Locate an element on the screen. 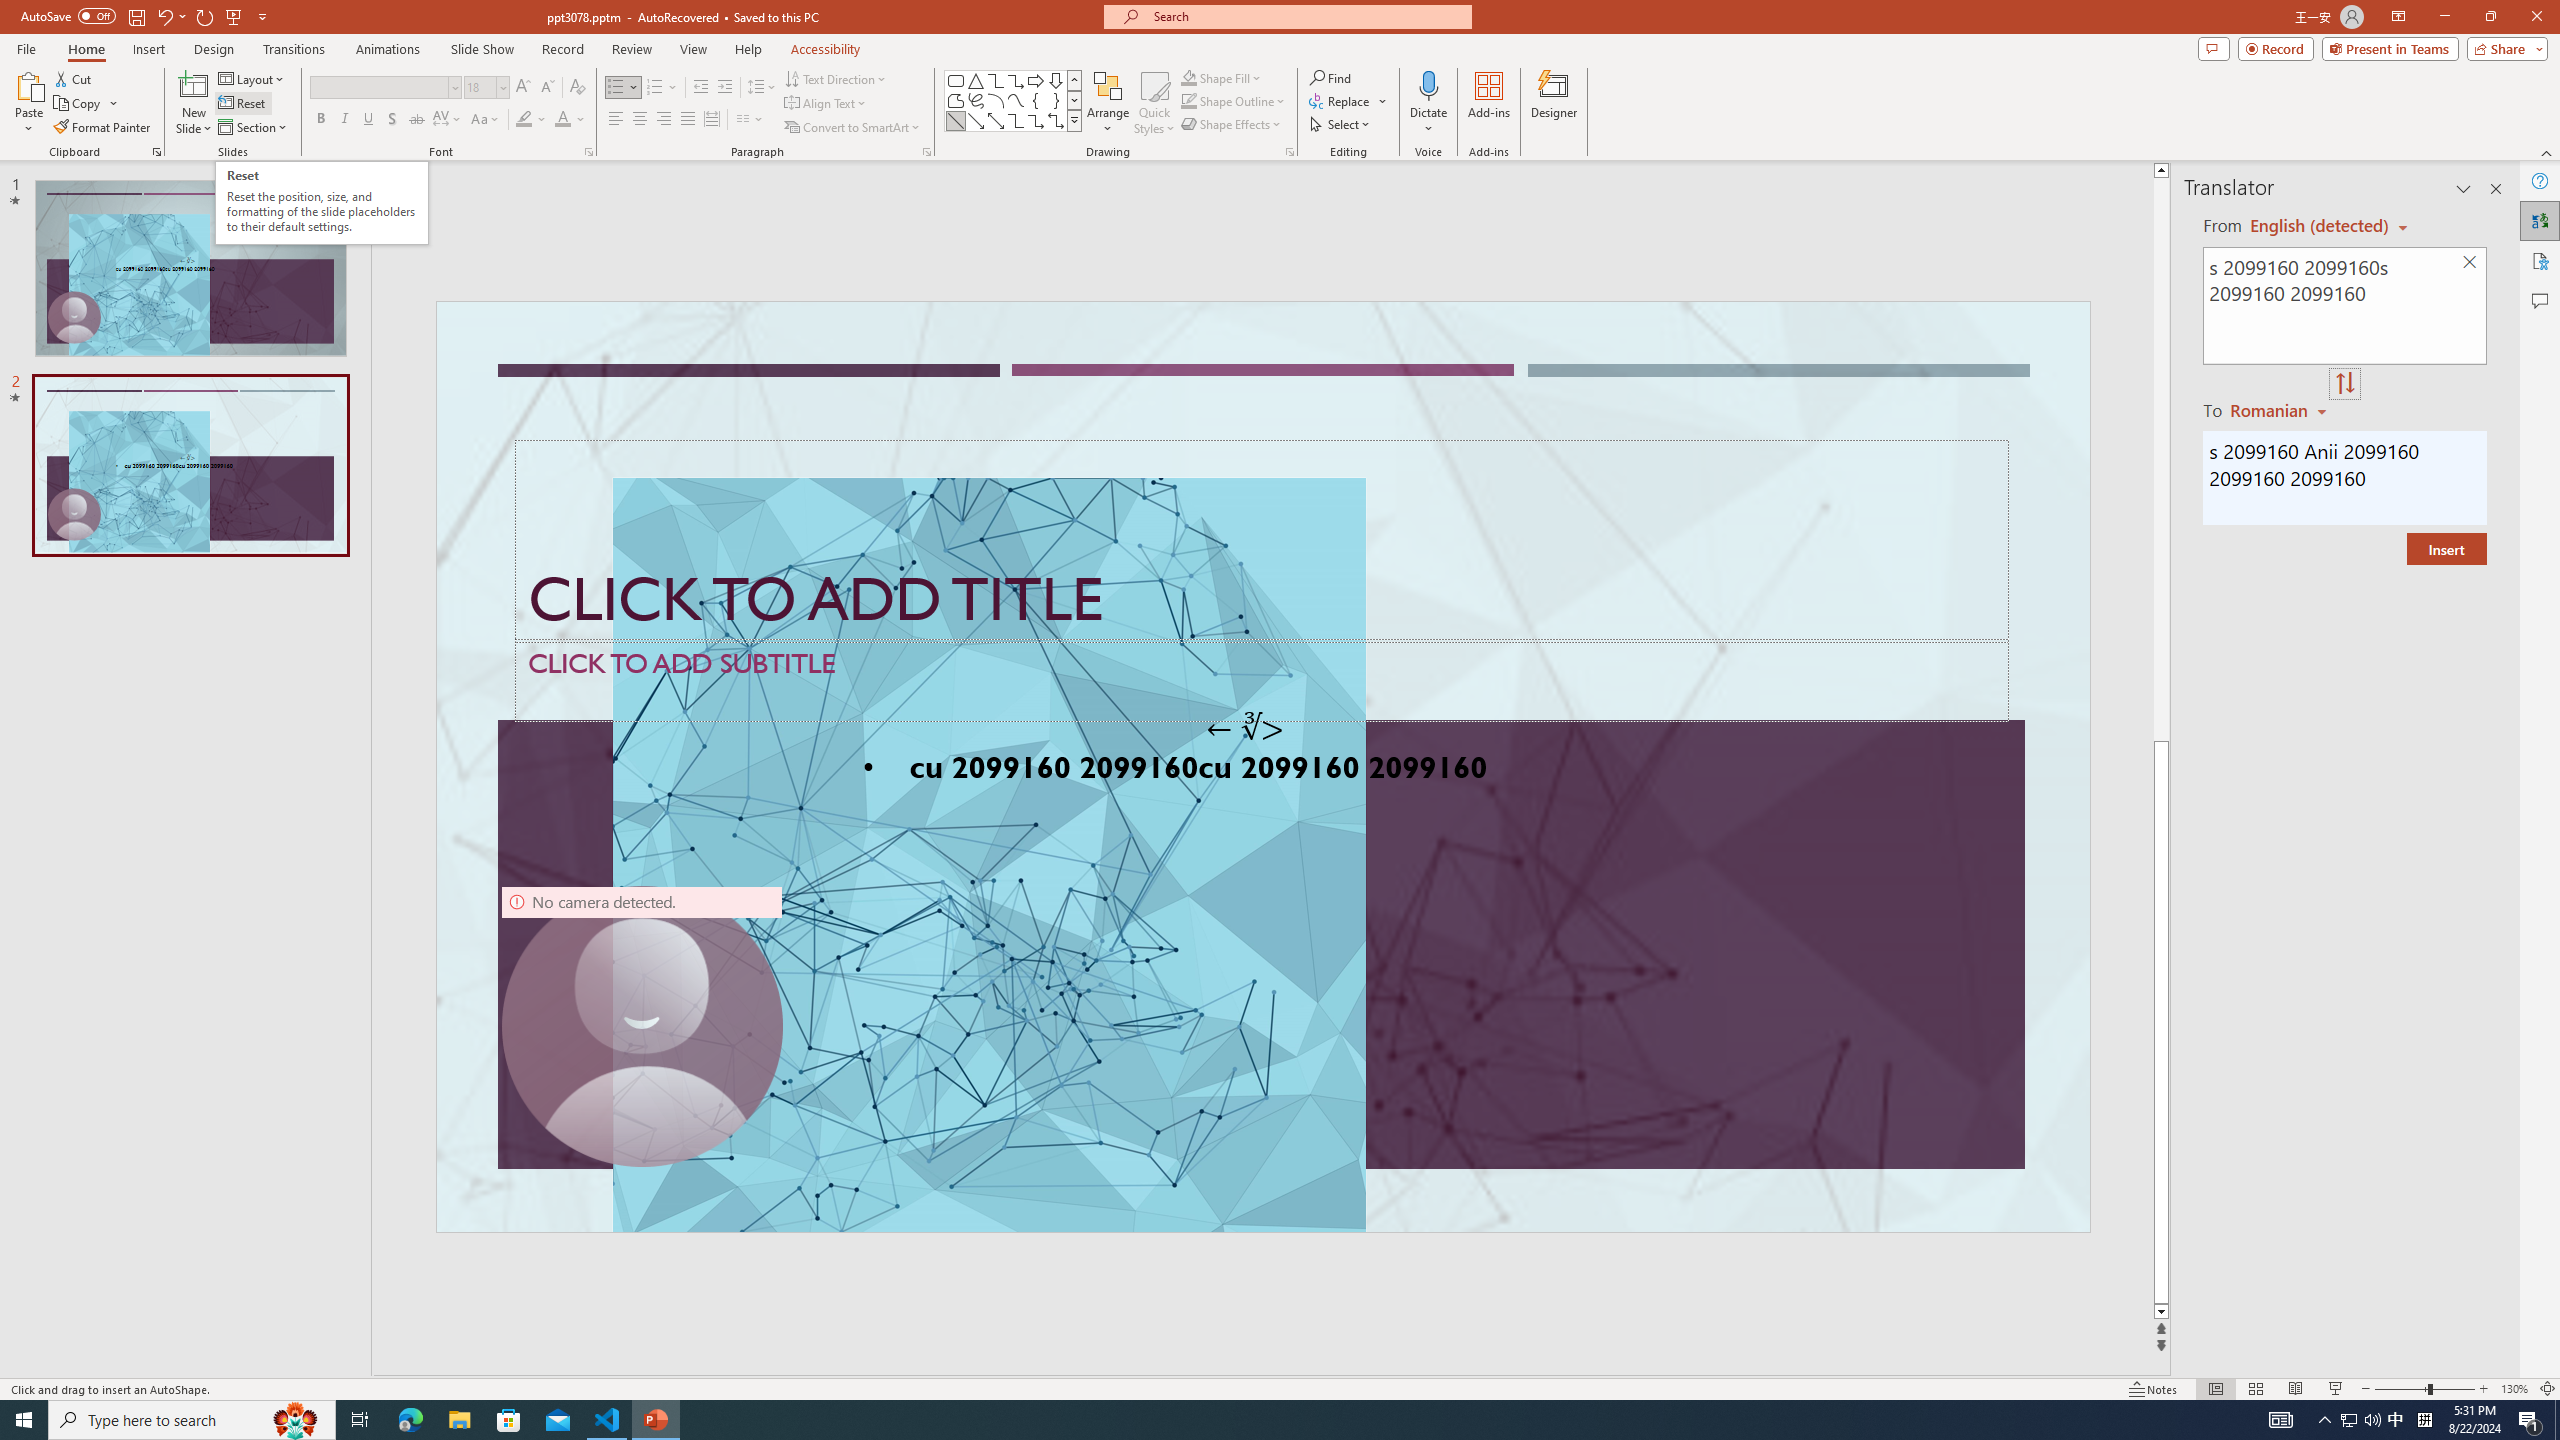 The image size is (2560, 1440). 'Shape Fill Dark Green, Accent 2' is located at coordinates (1189, 77).